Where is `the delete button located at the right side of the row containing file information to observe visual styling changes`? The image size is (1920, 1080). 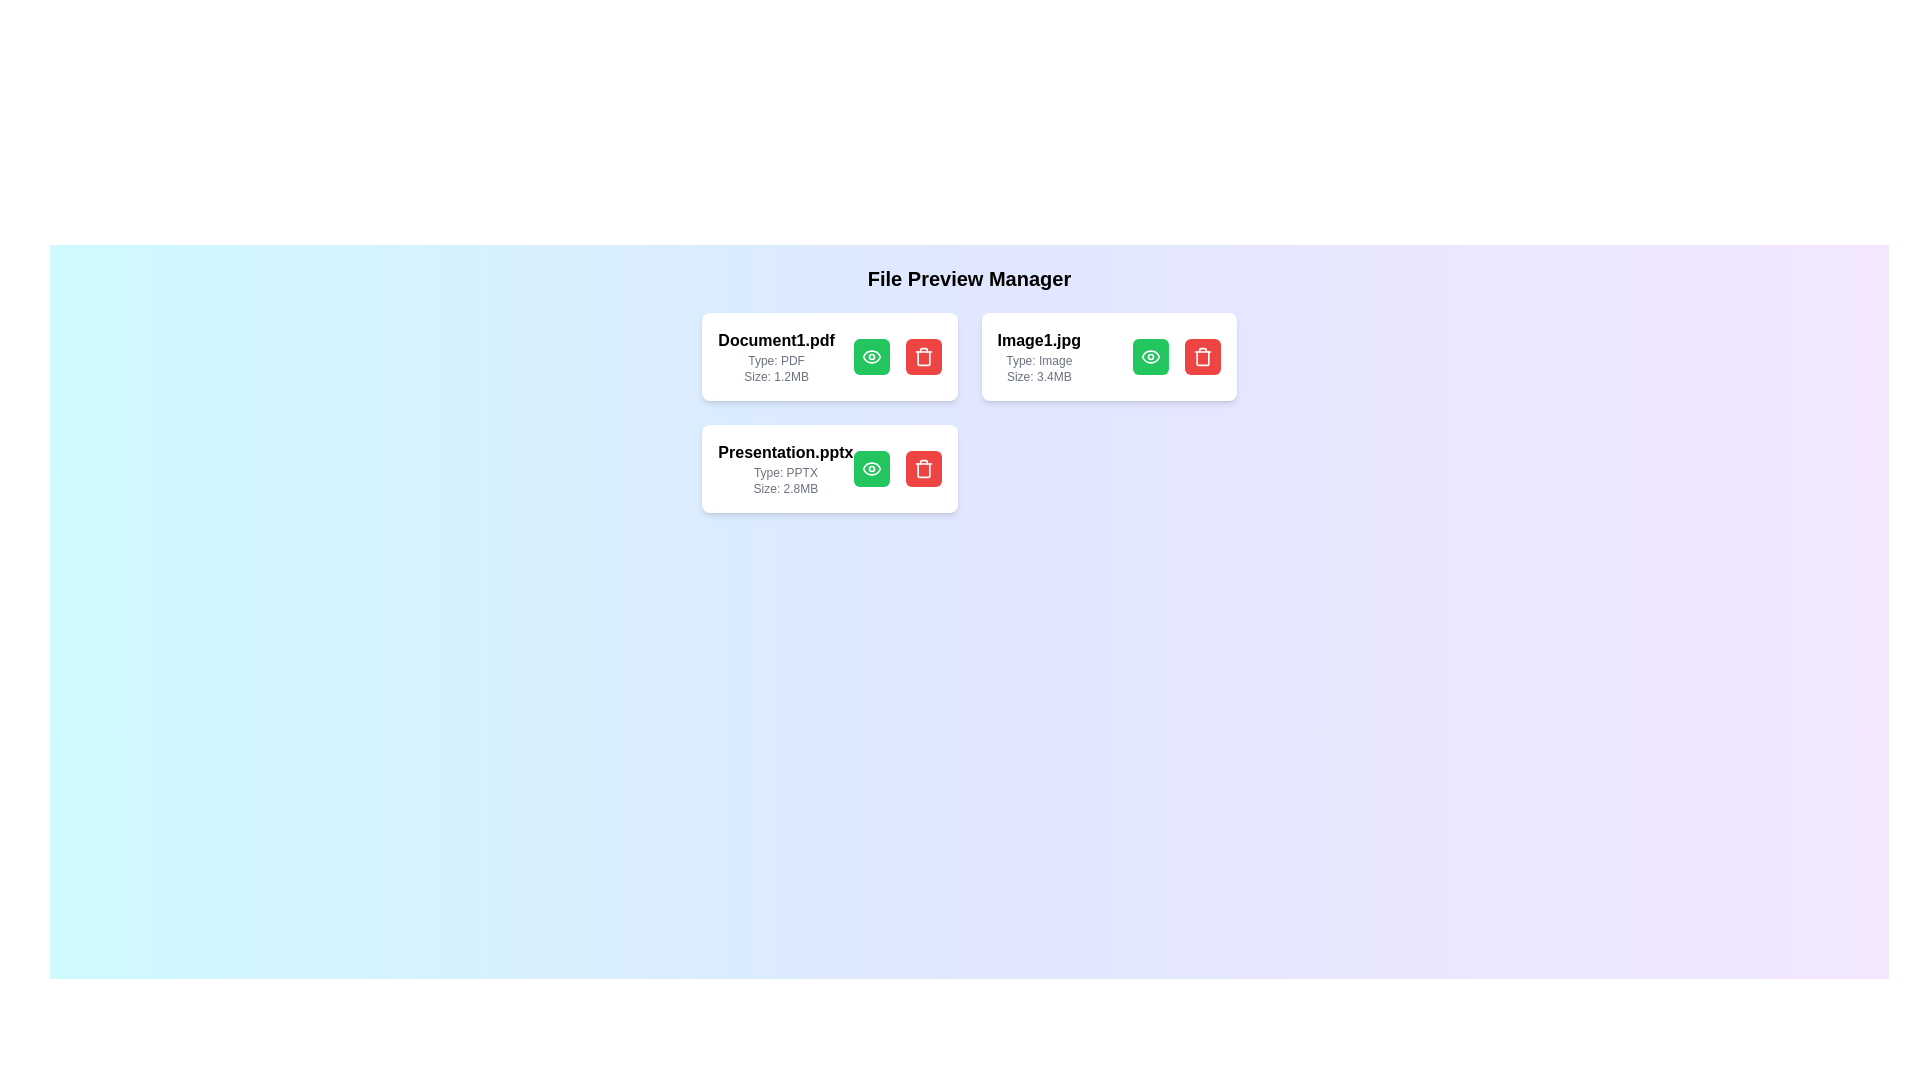
the delete button located at the right side of the row containing file information to observe visual styling changes is located at coordinates (922, 469).